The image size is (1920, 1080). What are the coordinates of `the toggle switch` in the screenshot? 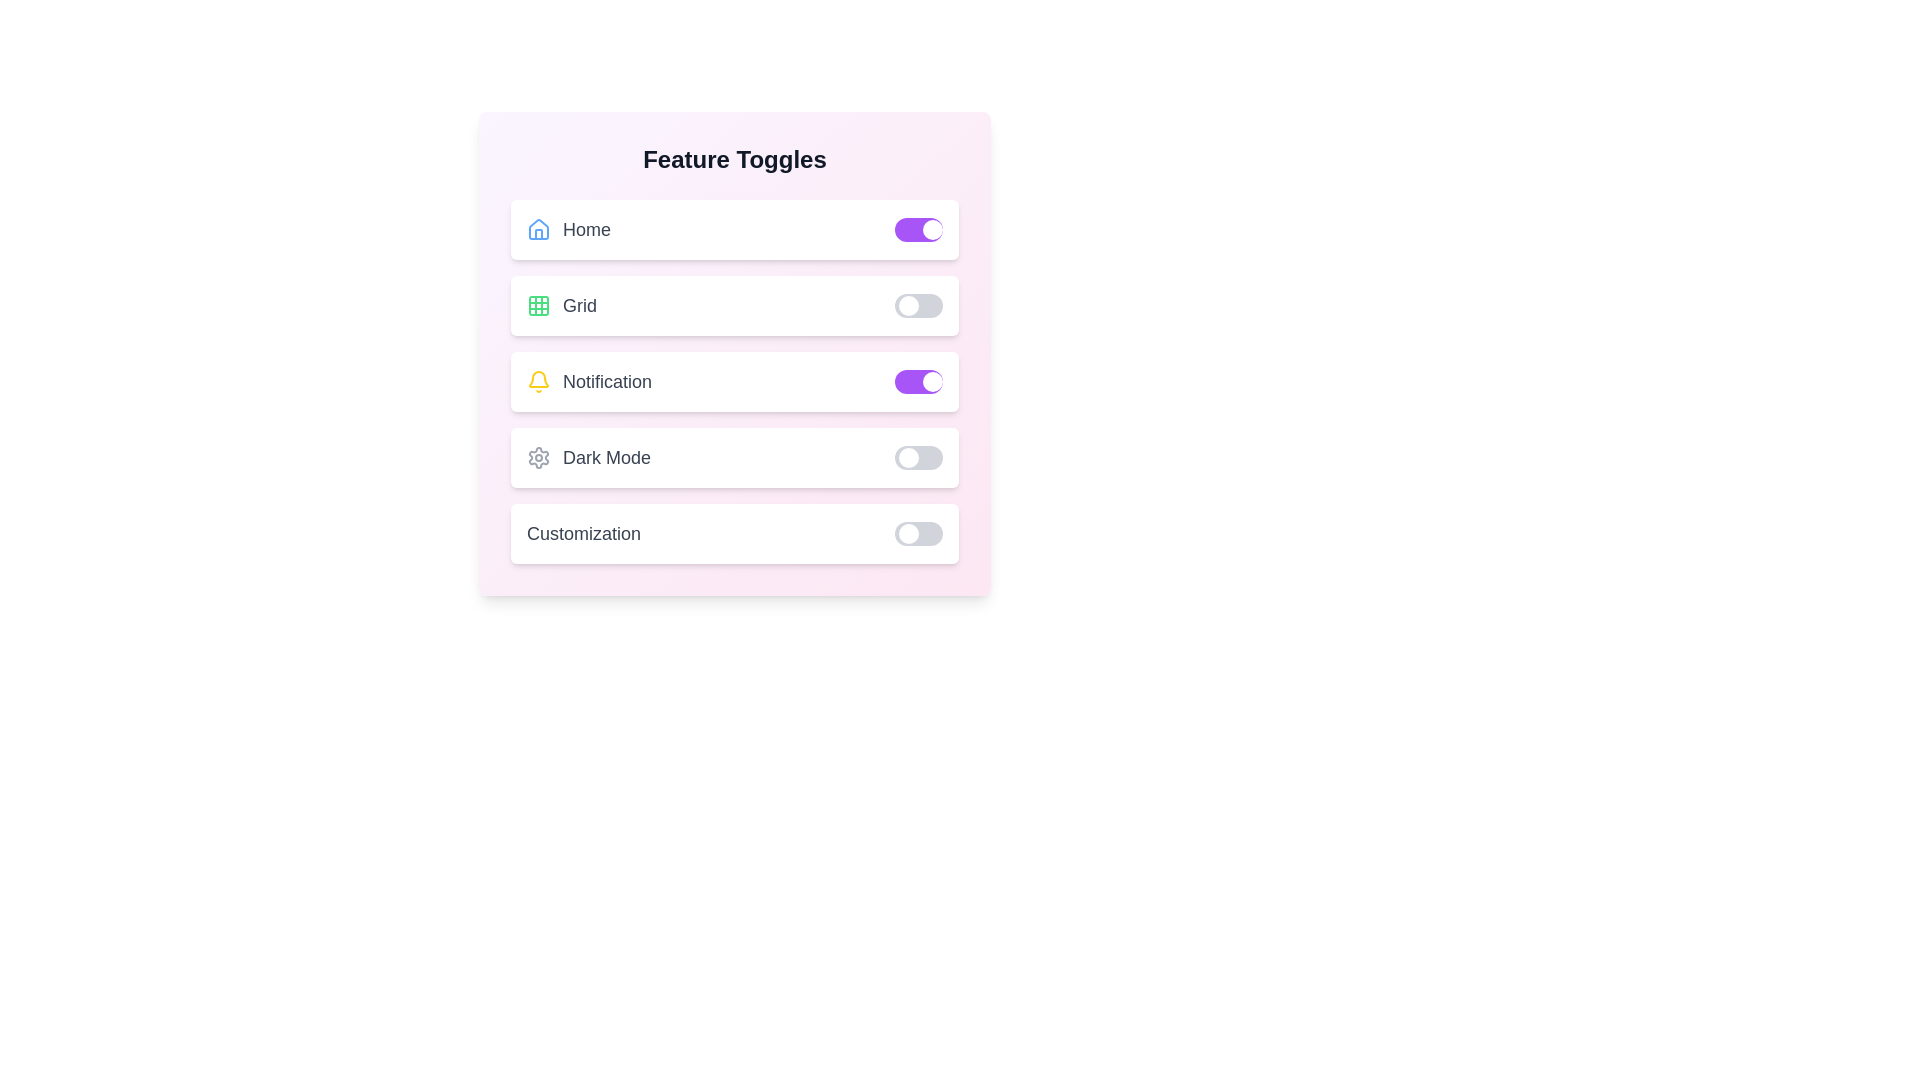 It's located at (917, 381).